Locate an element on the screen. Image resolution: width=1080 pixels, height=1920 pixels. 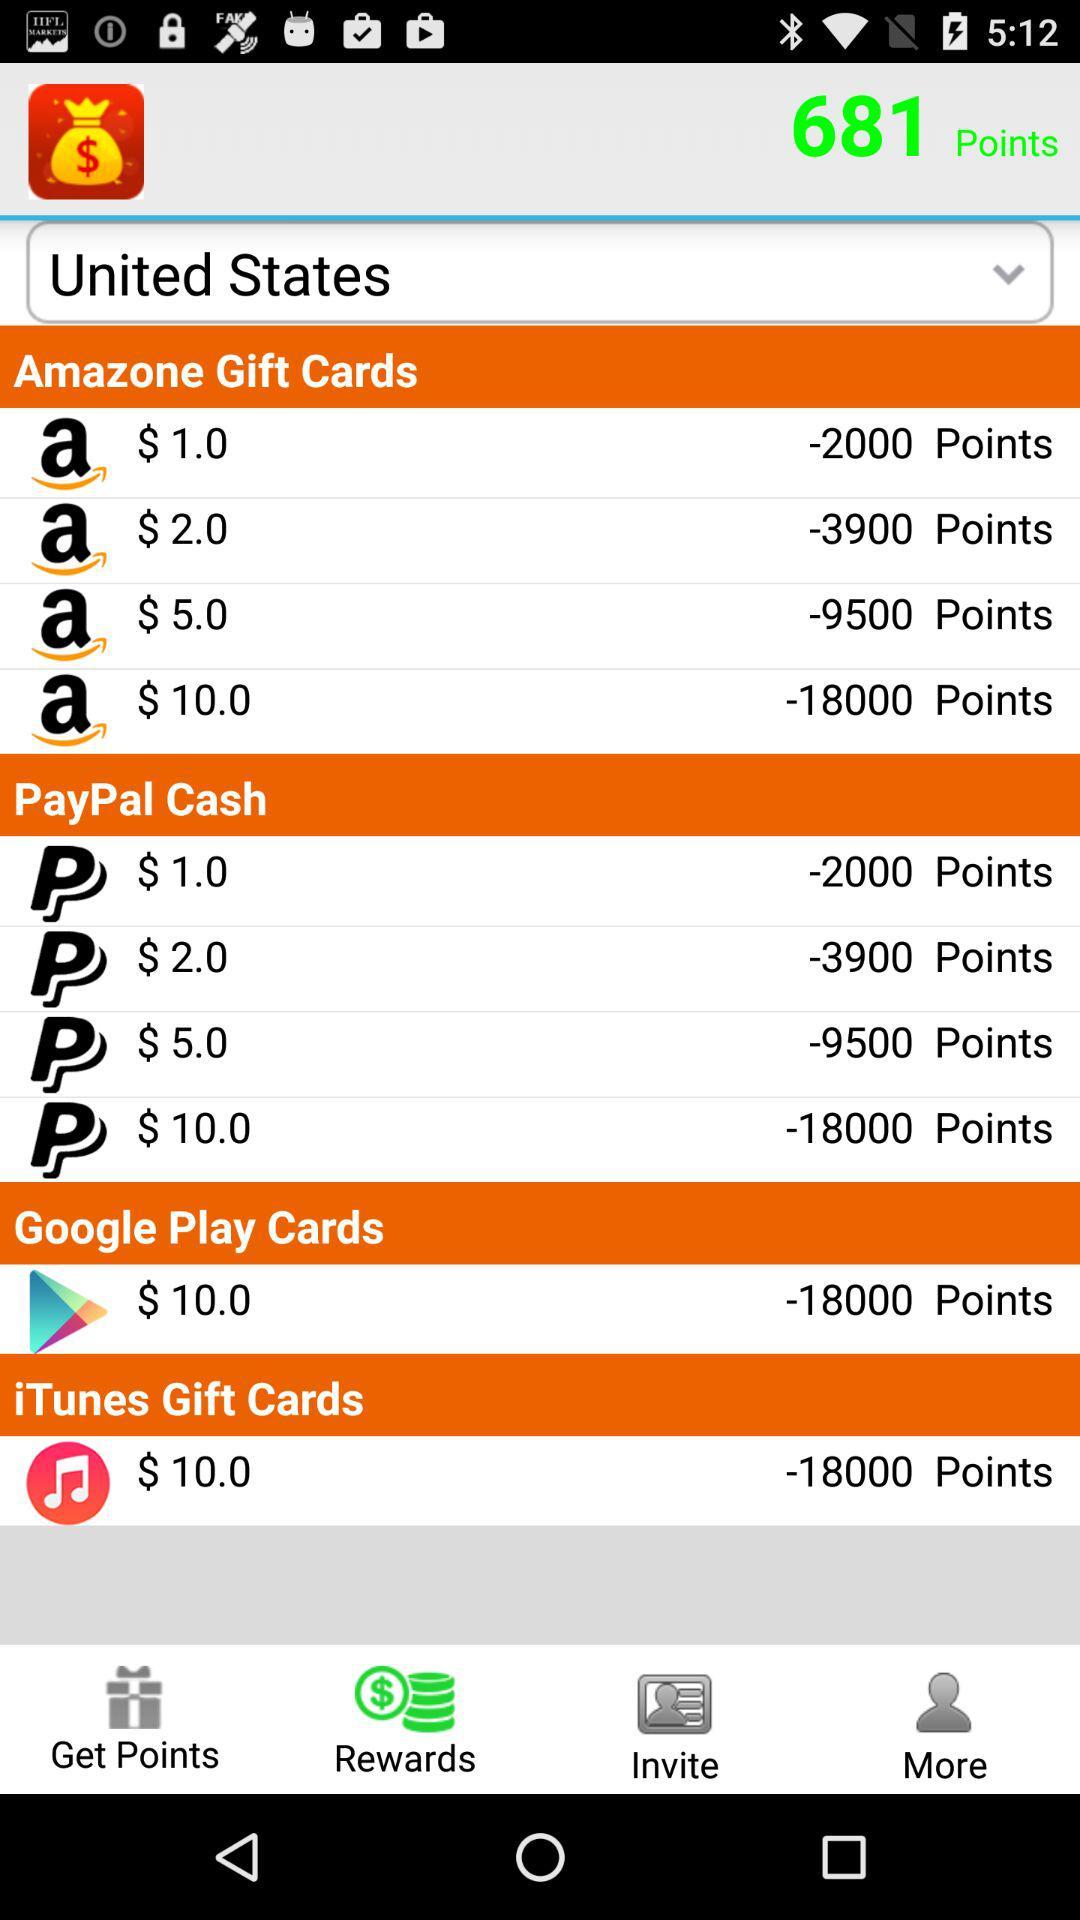
the icon next to the invite icon is located at coordinates (945, 1718).